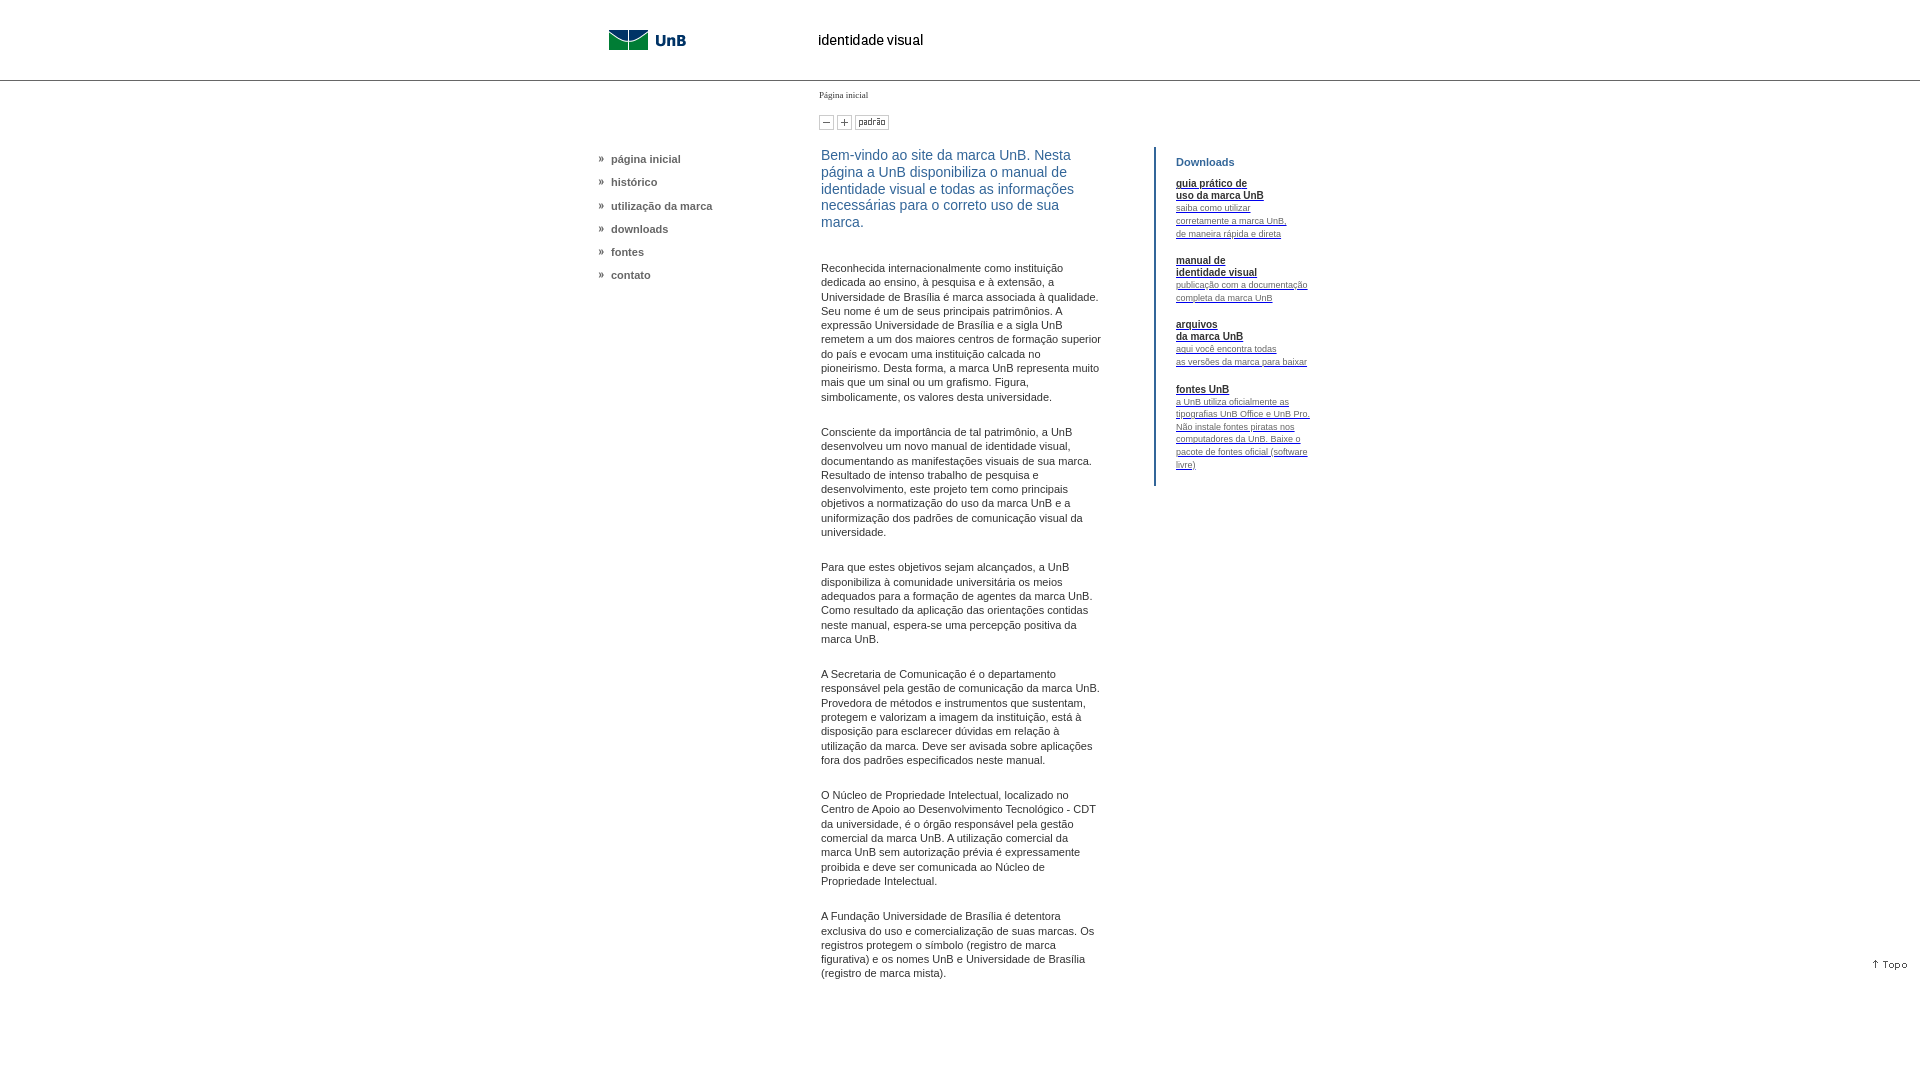 This screenshot has width=1920, height=1080. What do you see at coordinates (826, 122) in the screenshot?
I see `'Diminuir o tamanho da letra'` at bounding box center [826, 122].